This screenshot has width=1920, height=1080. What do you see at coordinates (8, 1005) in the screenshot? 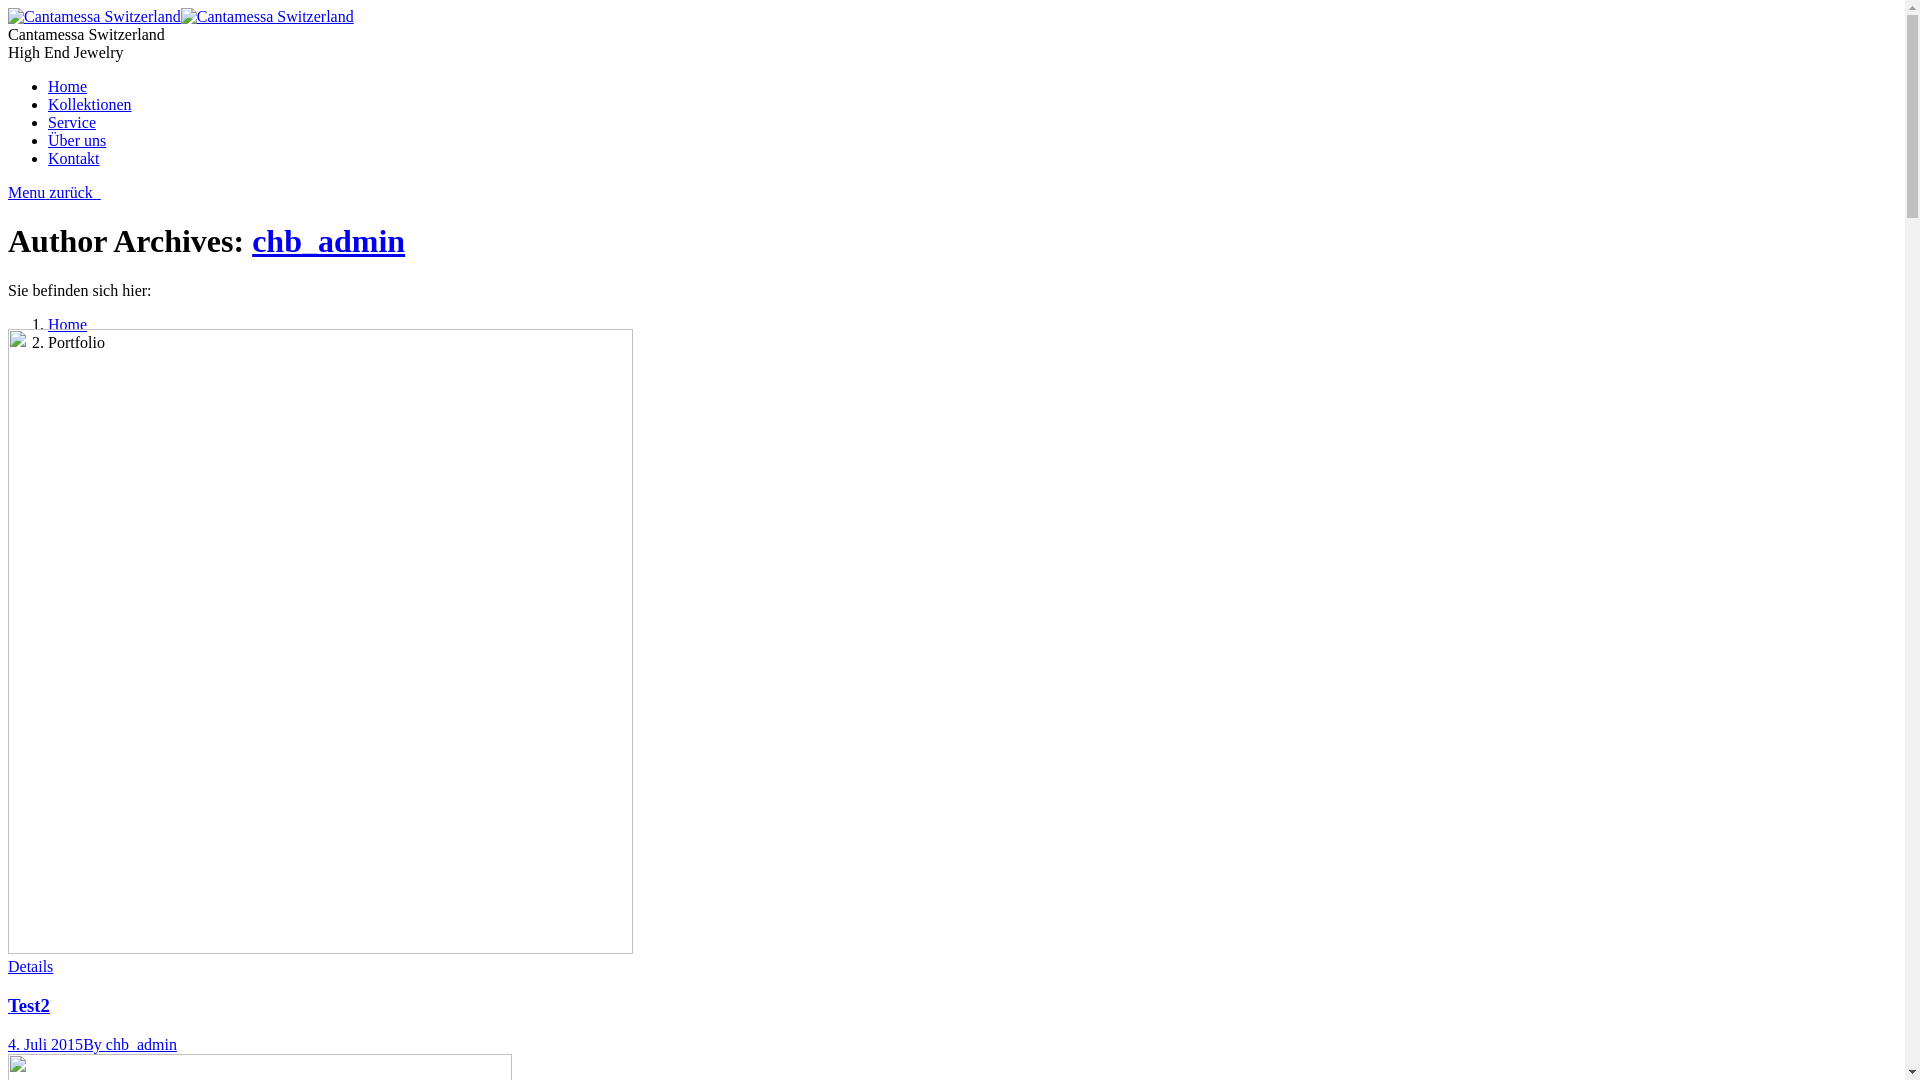
I see `'Test2'` at bounding box center [8, 1005].